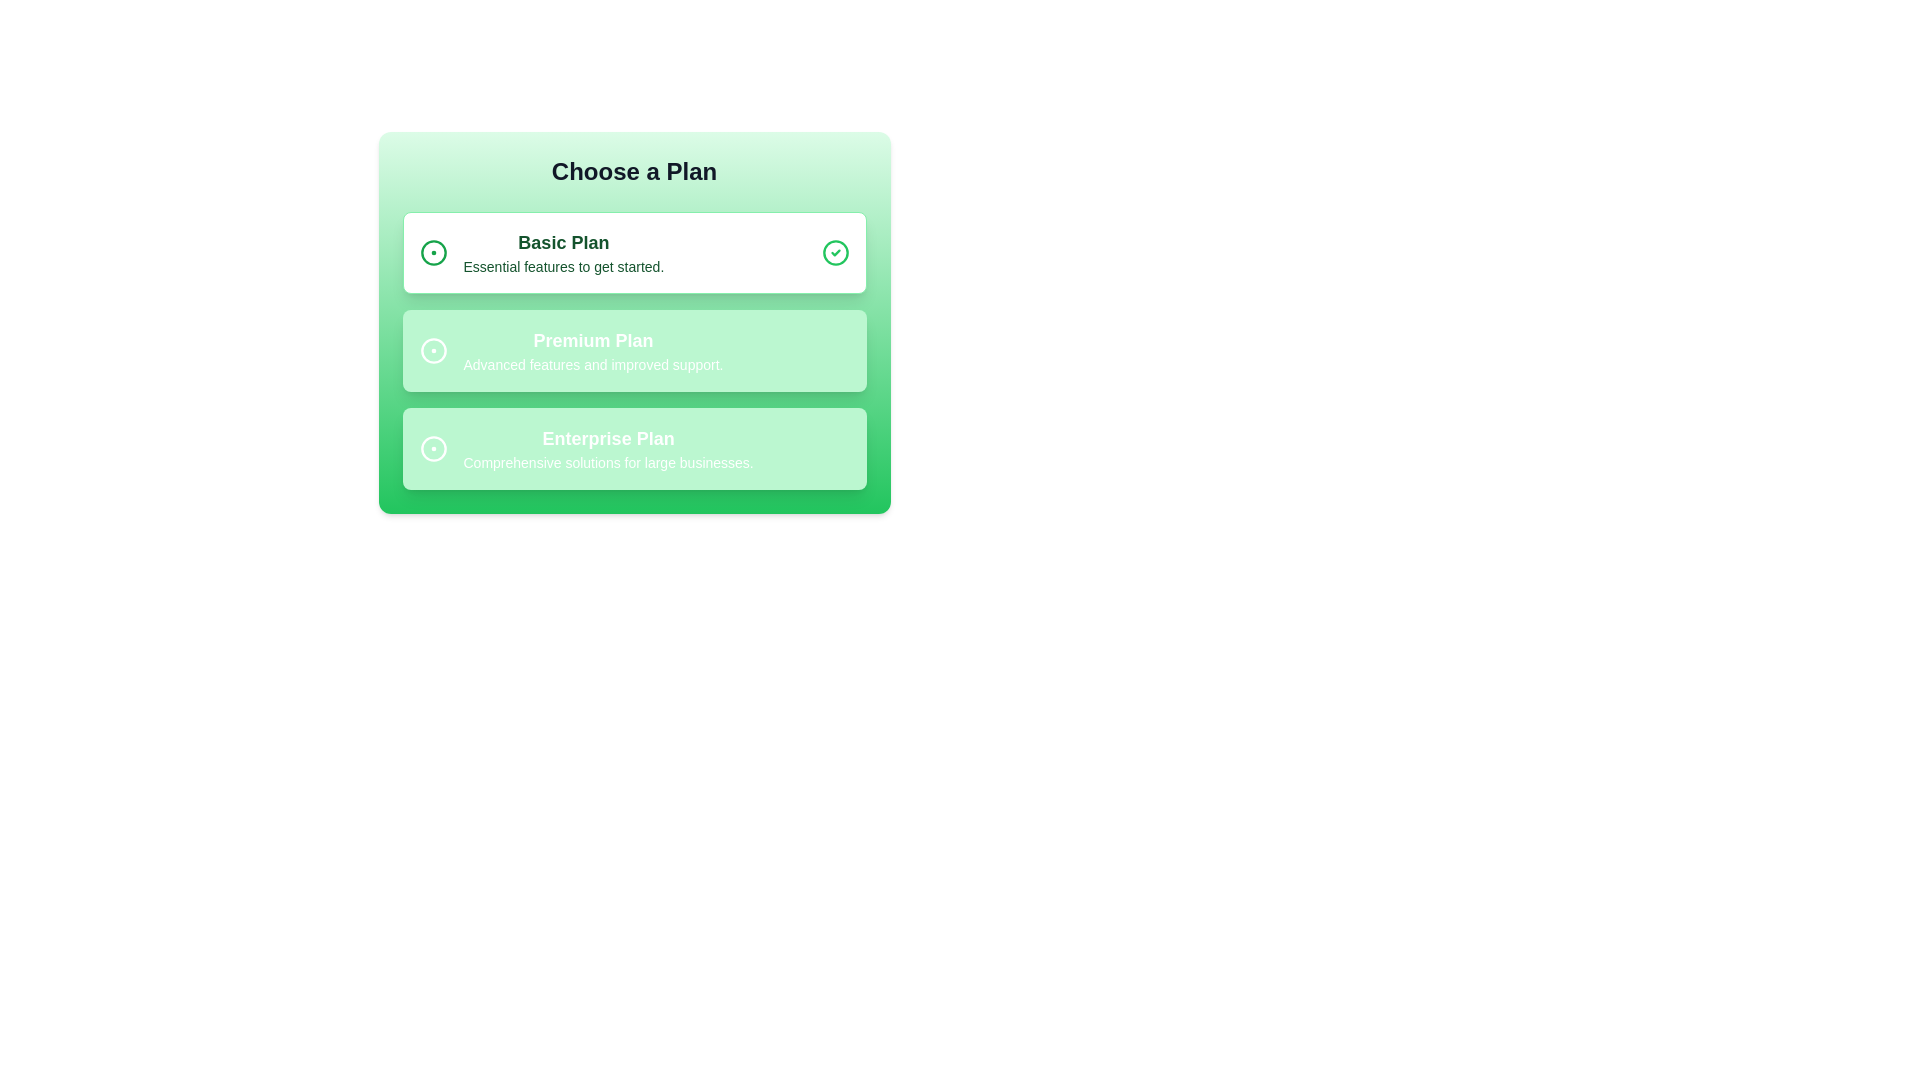 Image resolution: width=1920 pixels, height=1080 pixels. Describe the element at coordinates (562, 252) in the screenshot. I see `the 'Basic Plan' text label, which is the topmost option in the plan selection list, displaying 'Basic Plan' in bold green text and 'Essential features to get started.' in smaller font against a white background` at that location.